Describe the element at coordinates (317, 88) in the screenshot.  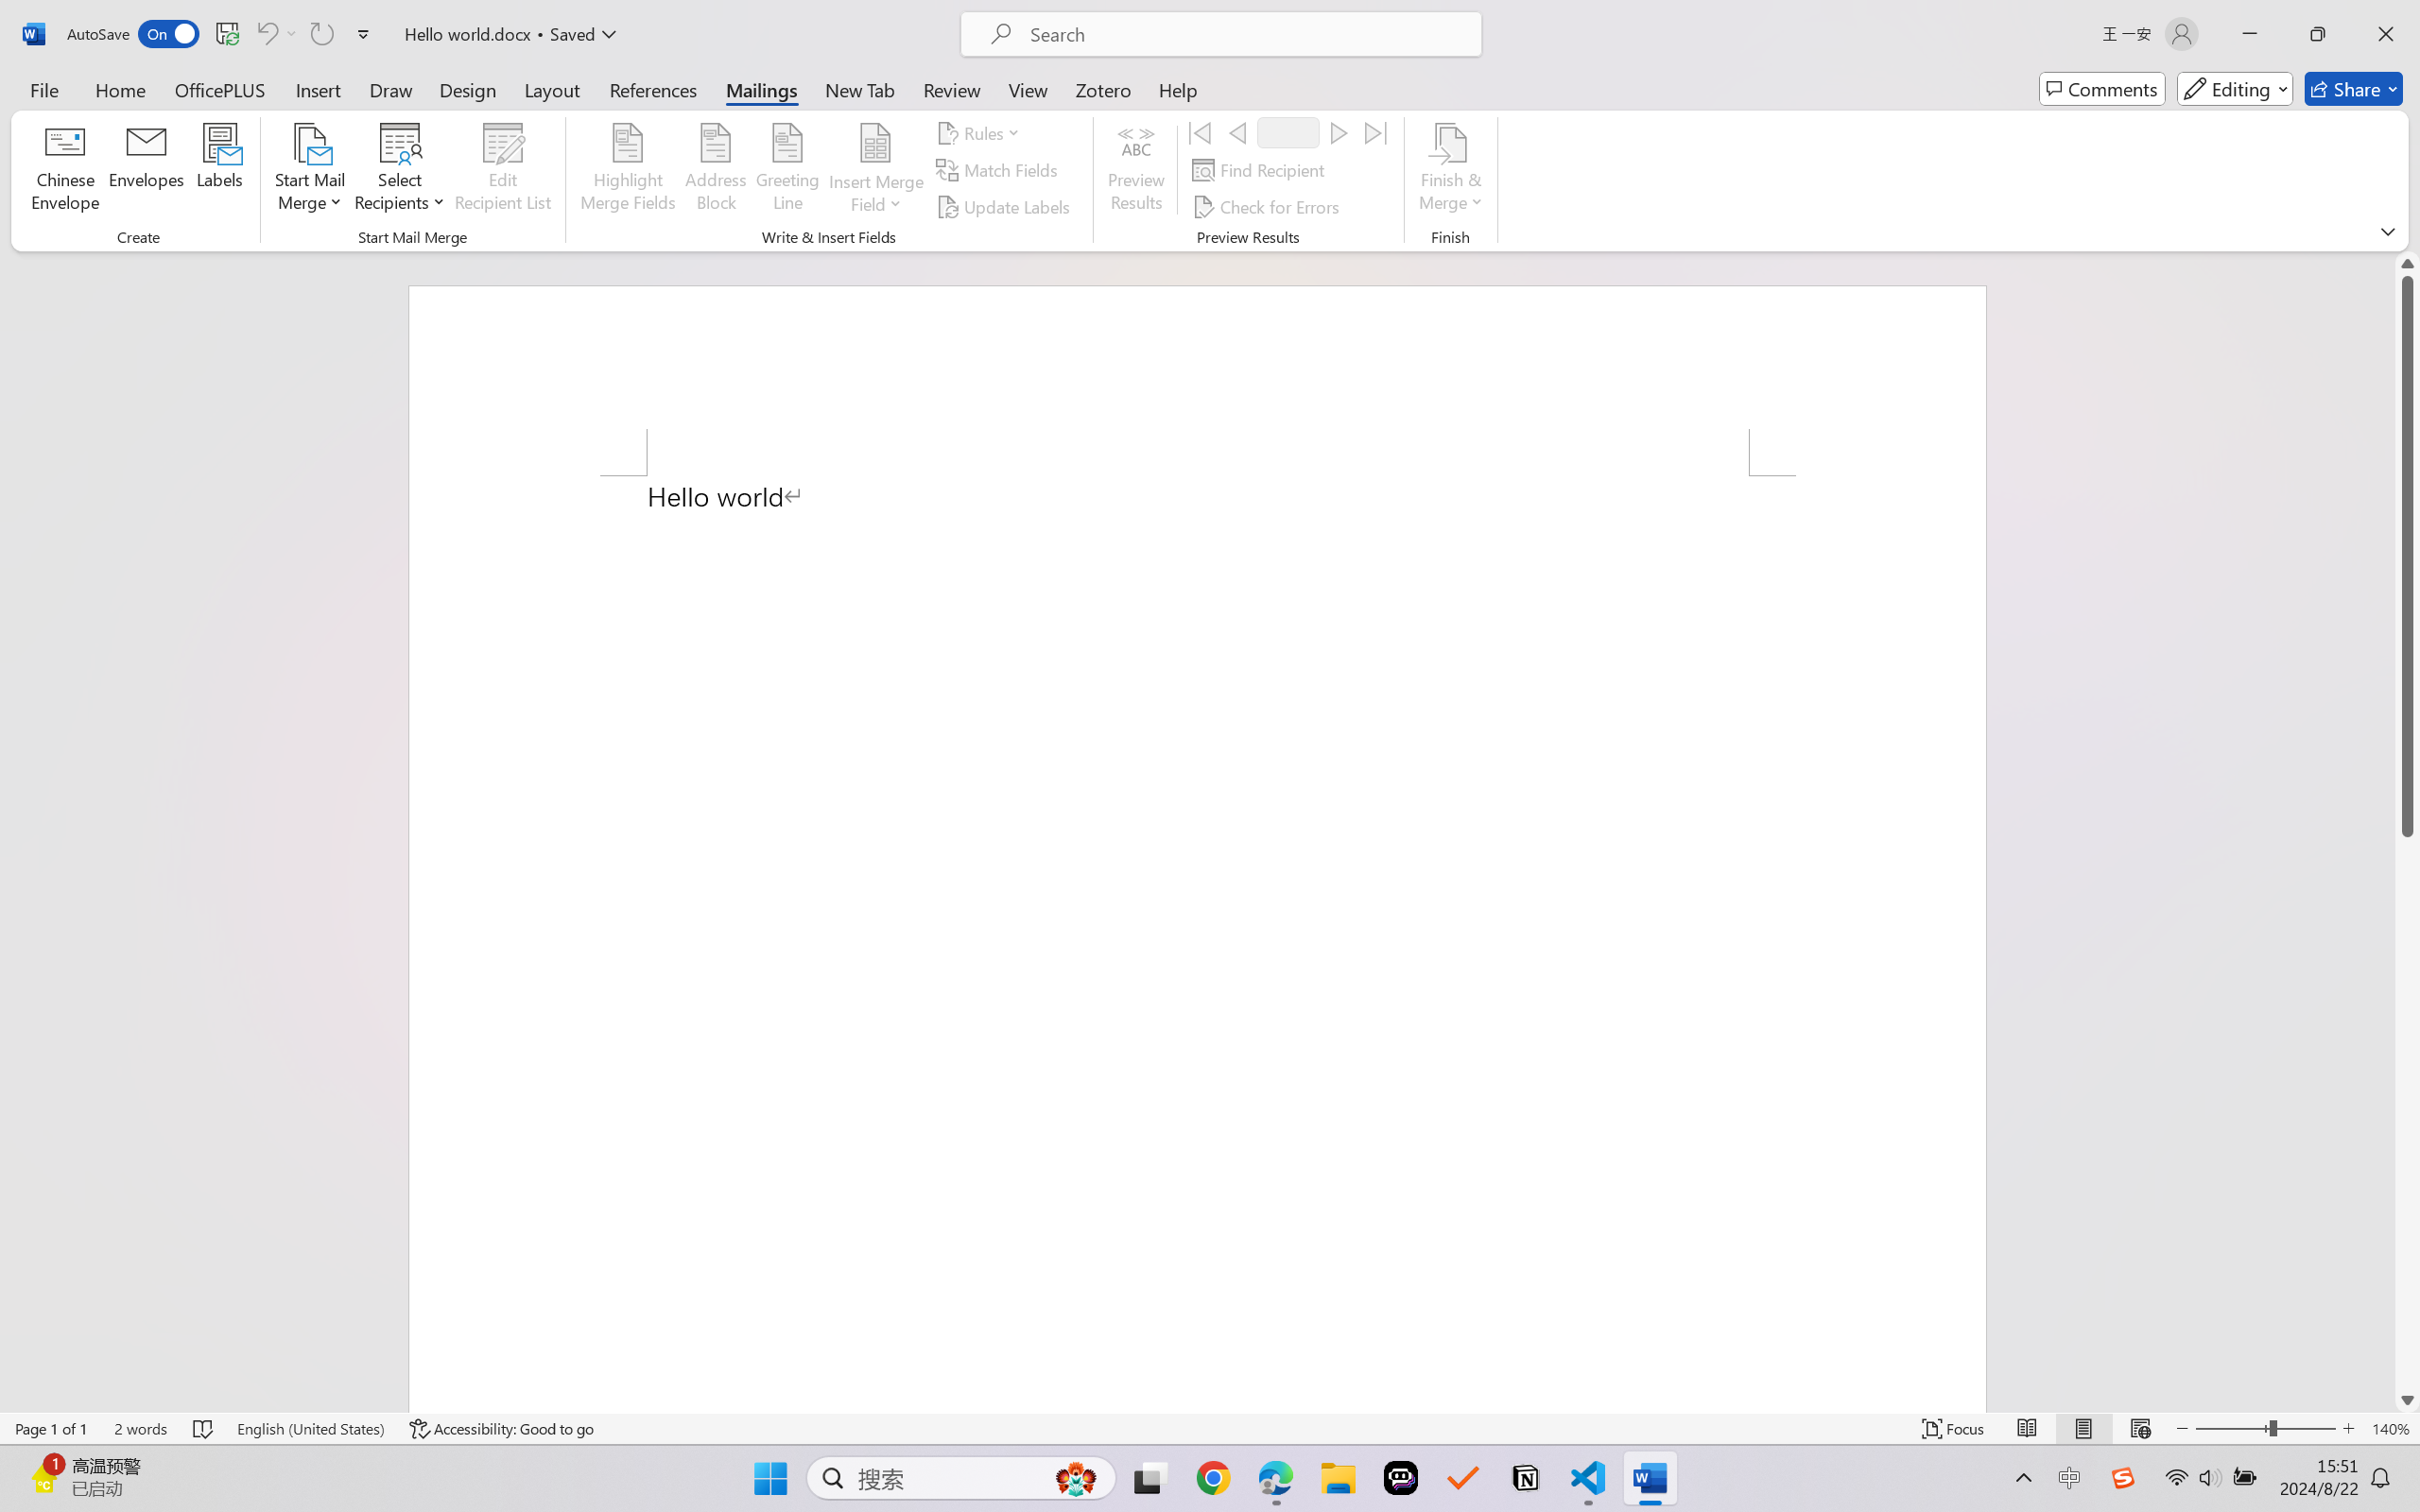
I see `'Insert'` at that location.